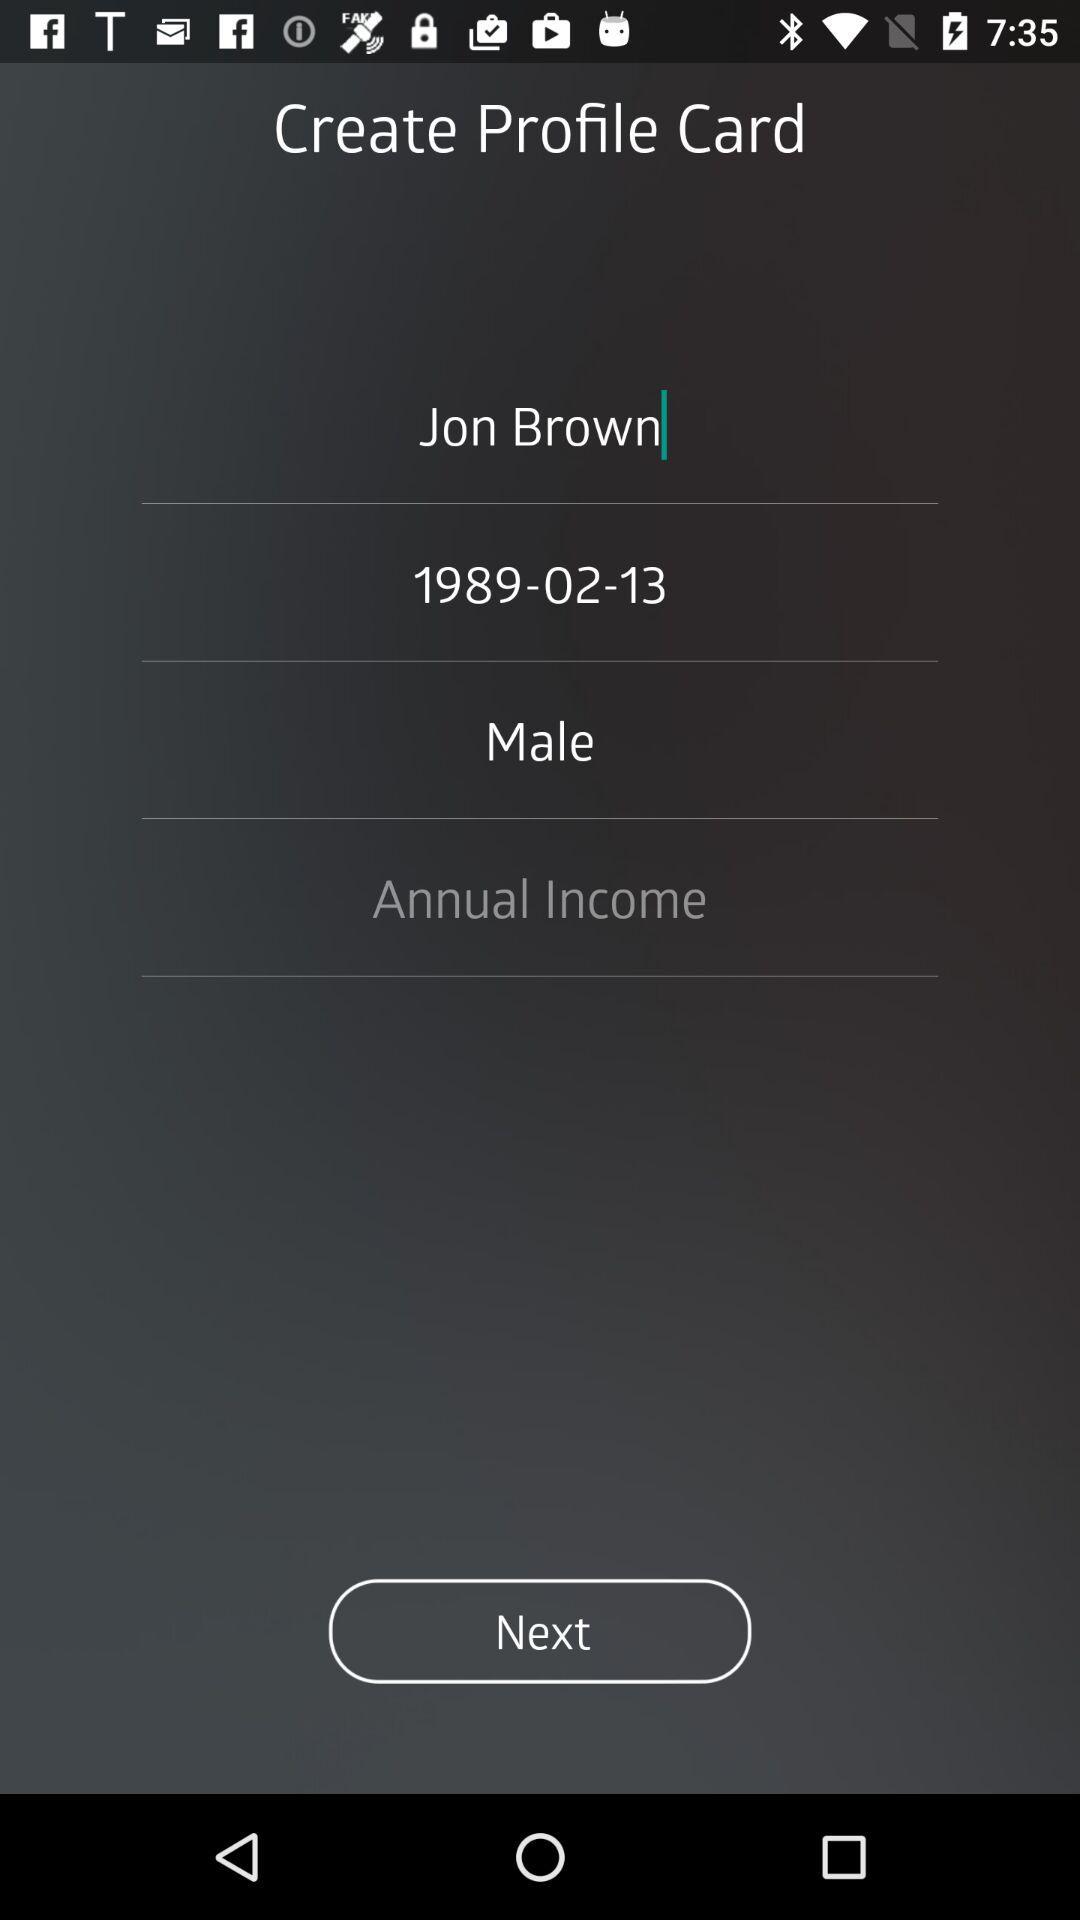 Image resolution: width=1080 pixels, height=1920 pixels. Describe the element at coordinates (540, 896) in the screenshot. I see `annual income` at that location.